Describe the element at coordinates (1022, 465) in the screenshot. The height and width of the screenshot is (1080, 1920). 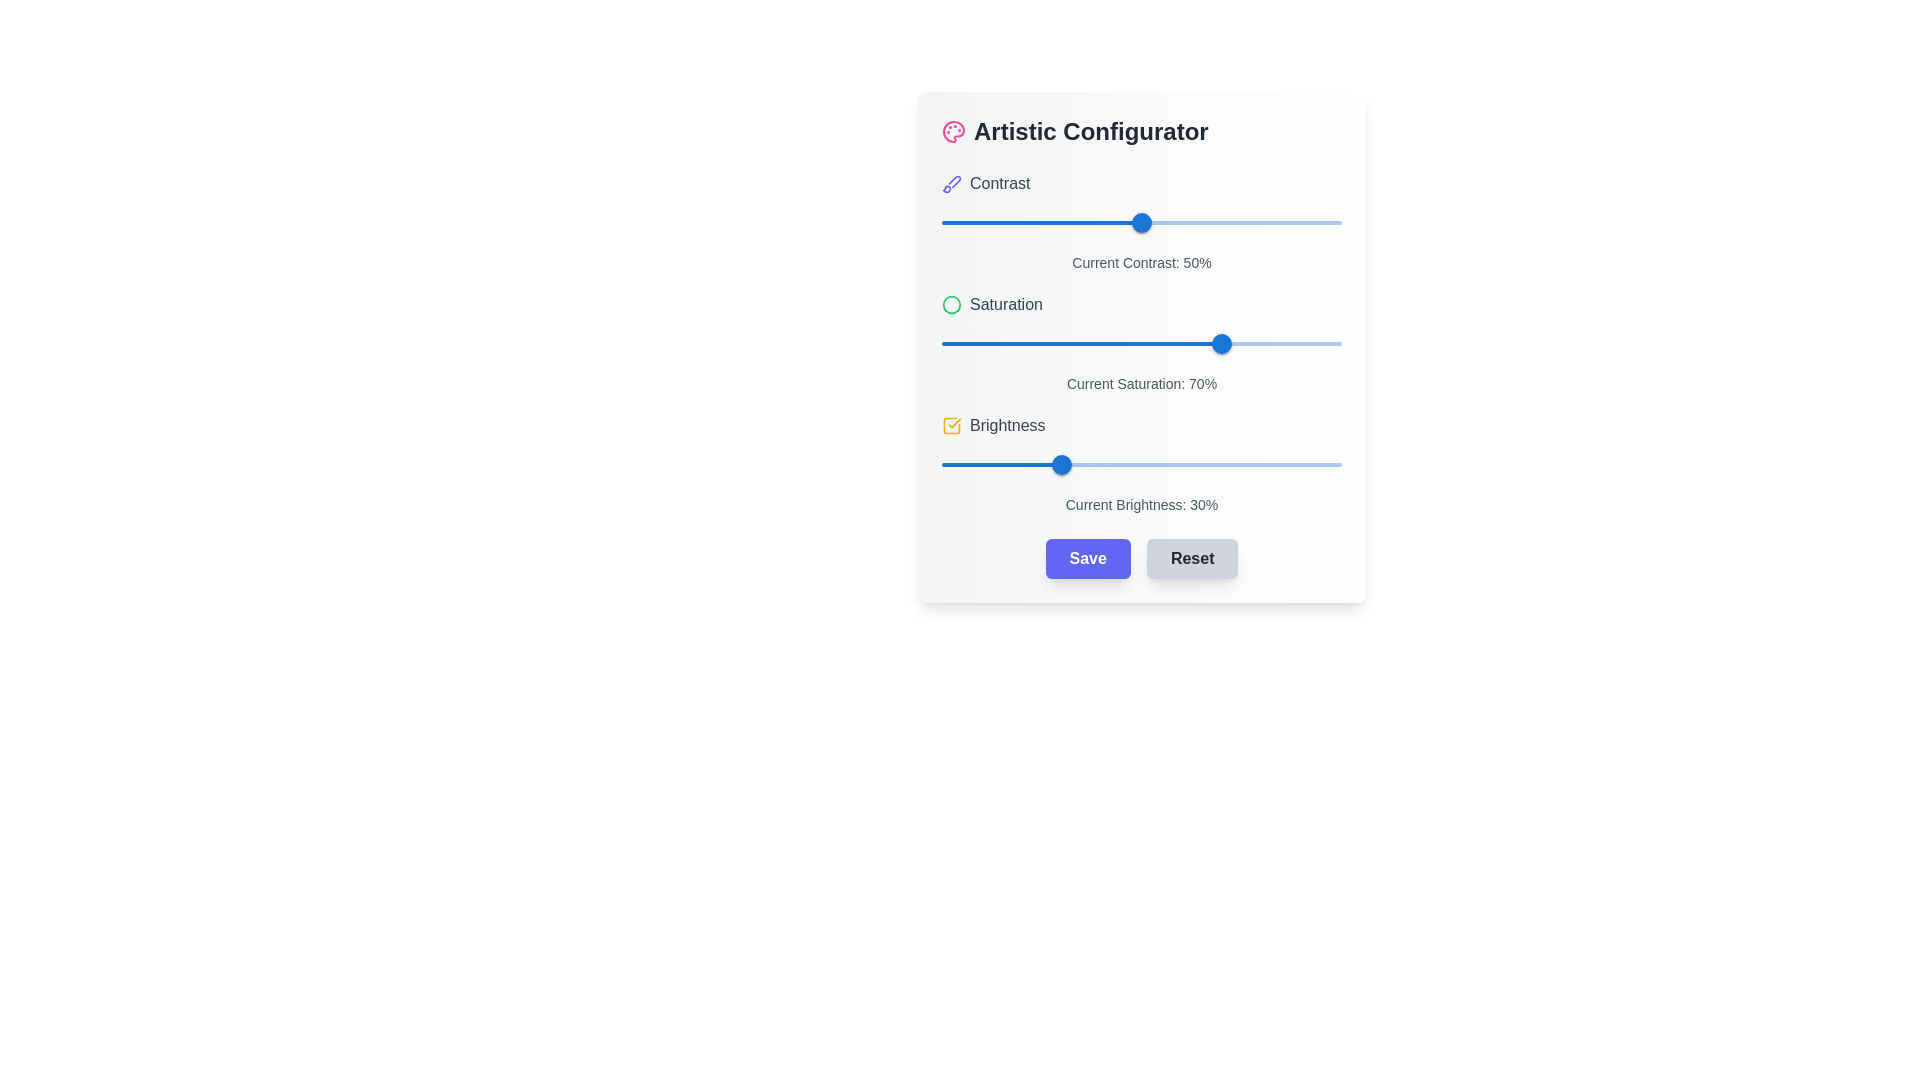
I see `the brightness` at that location.